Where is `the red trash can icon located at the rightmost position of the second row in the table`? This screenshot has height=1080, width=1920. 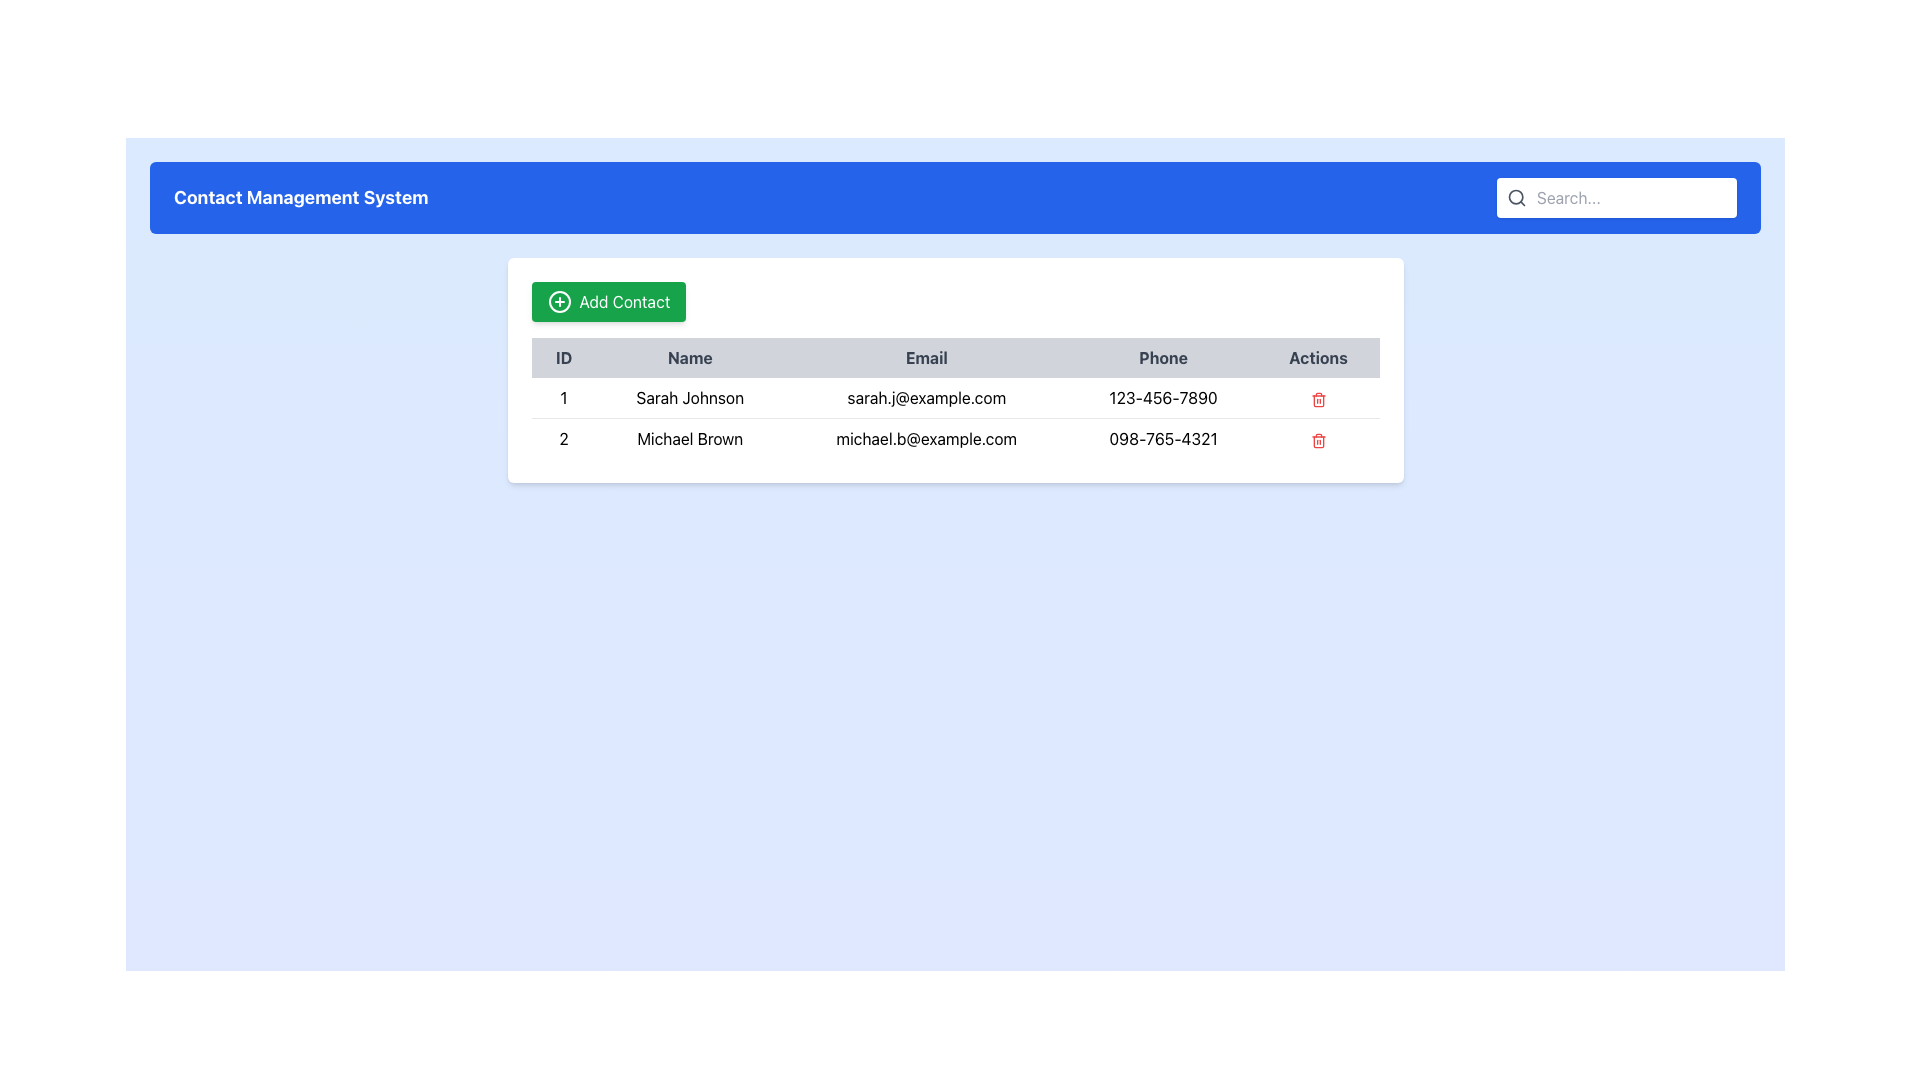 the red trash can icon located at the rightmost position of the second row in the table is located at coordinates (1318, 438).